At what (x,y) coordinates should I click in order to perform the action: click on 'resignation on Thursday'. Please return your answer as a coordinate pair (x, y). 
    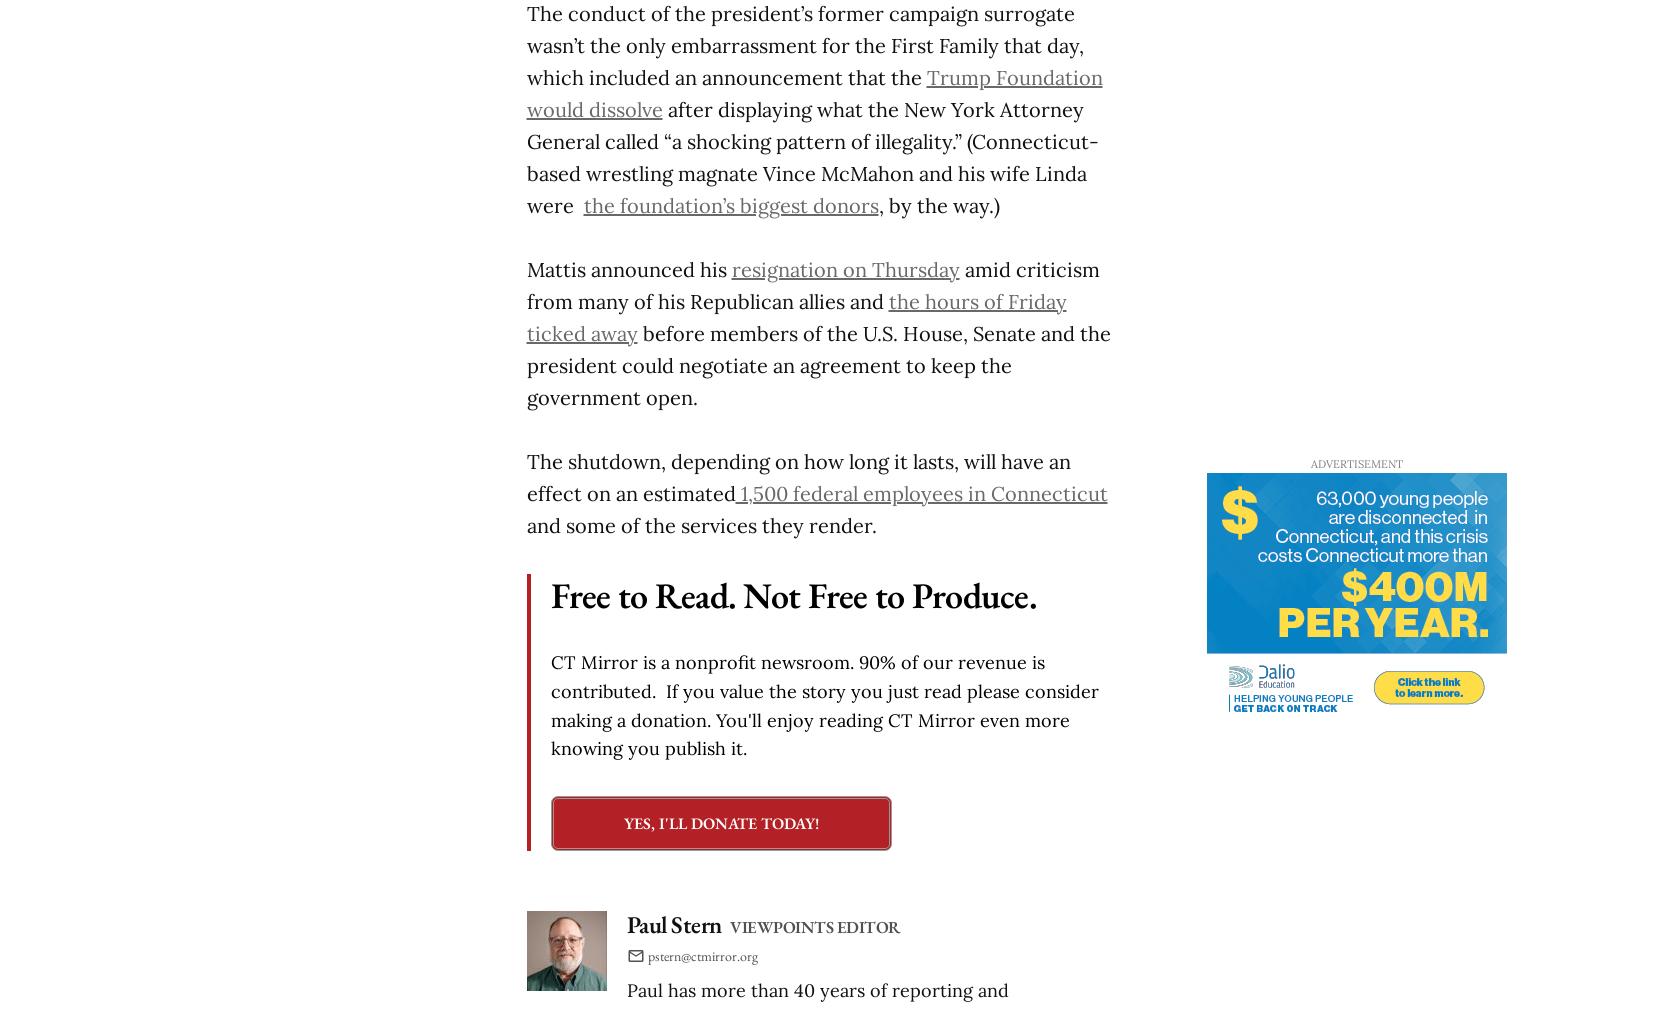
    Looking at the image, I should click on (845, 268).